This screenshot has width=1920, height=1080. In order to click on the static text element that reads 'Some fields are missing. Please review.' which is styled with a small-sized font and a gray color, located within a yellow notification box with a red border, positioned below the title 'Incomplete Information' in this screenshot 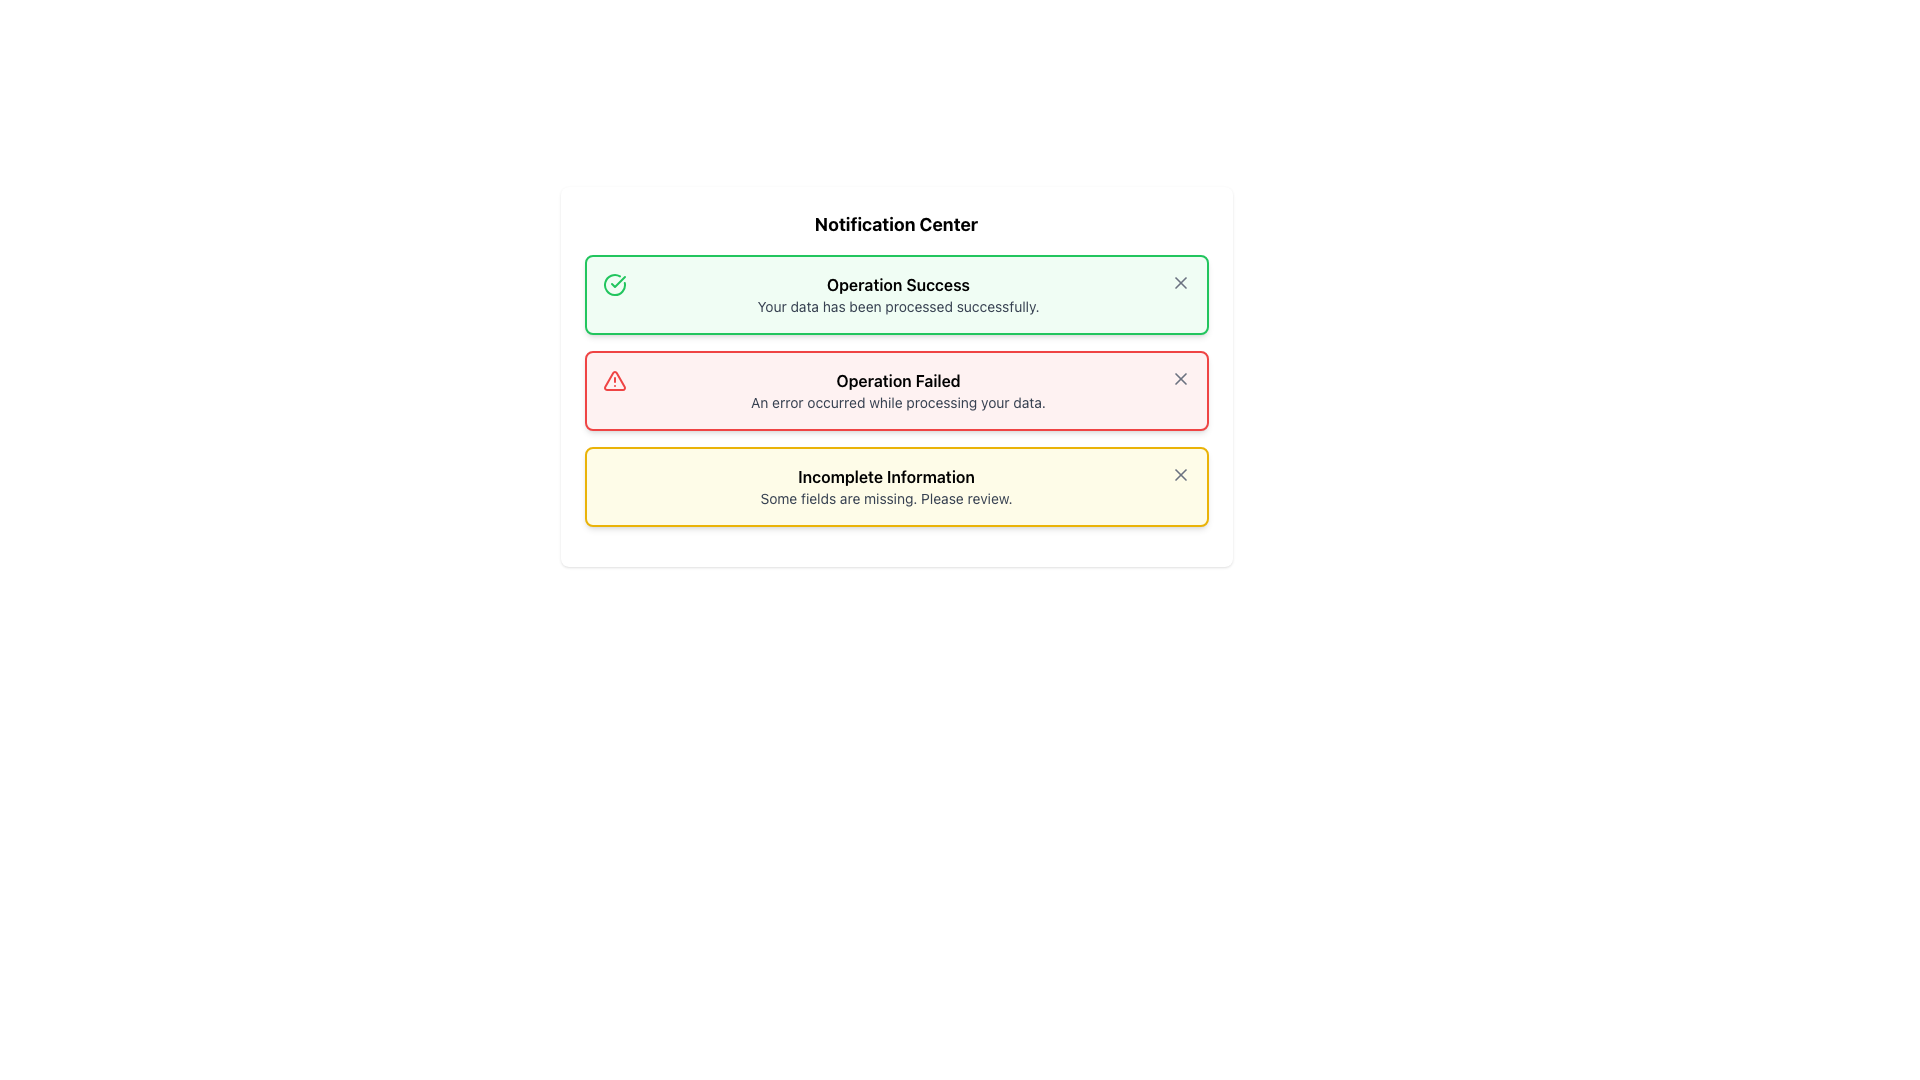, I will do `click(885, 497)`.